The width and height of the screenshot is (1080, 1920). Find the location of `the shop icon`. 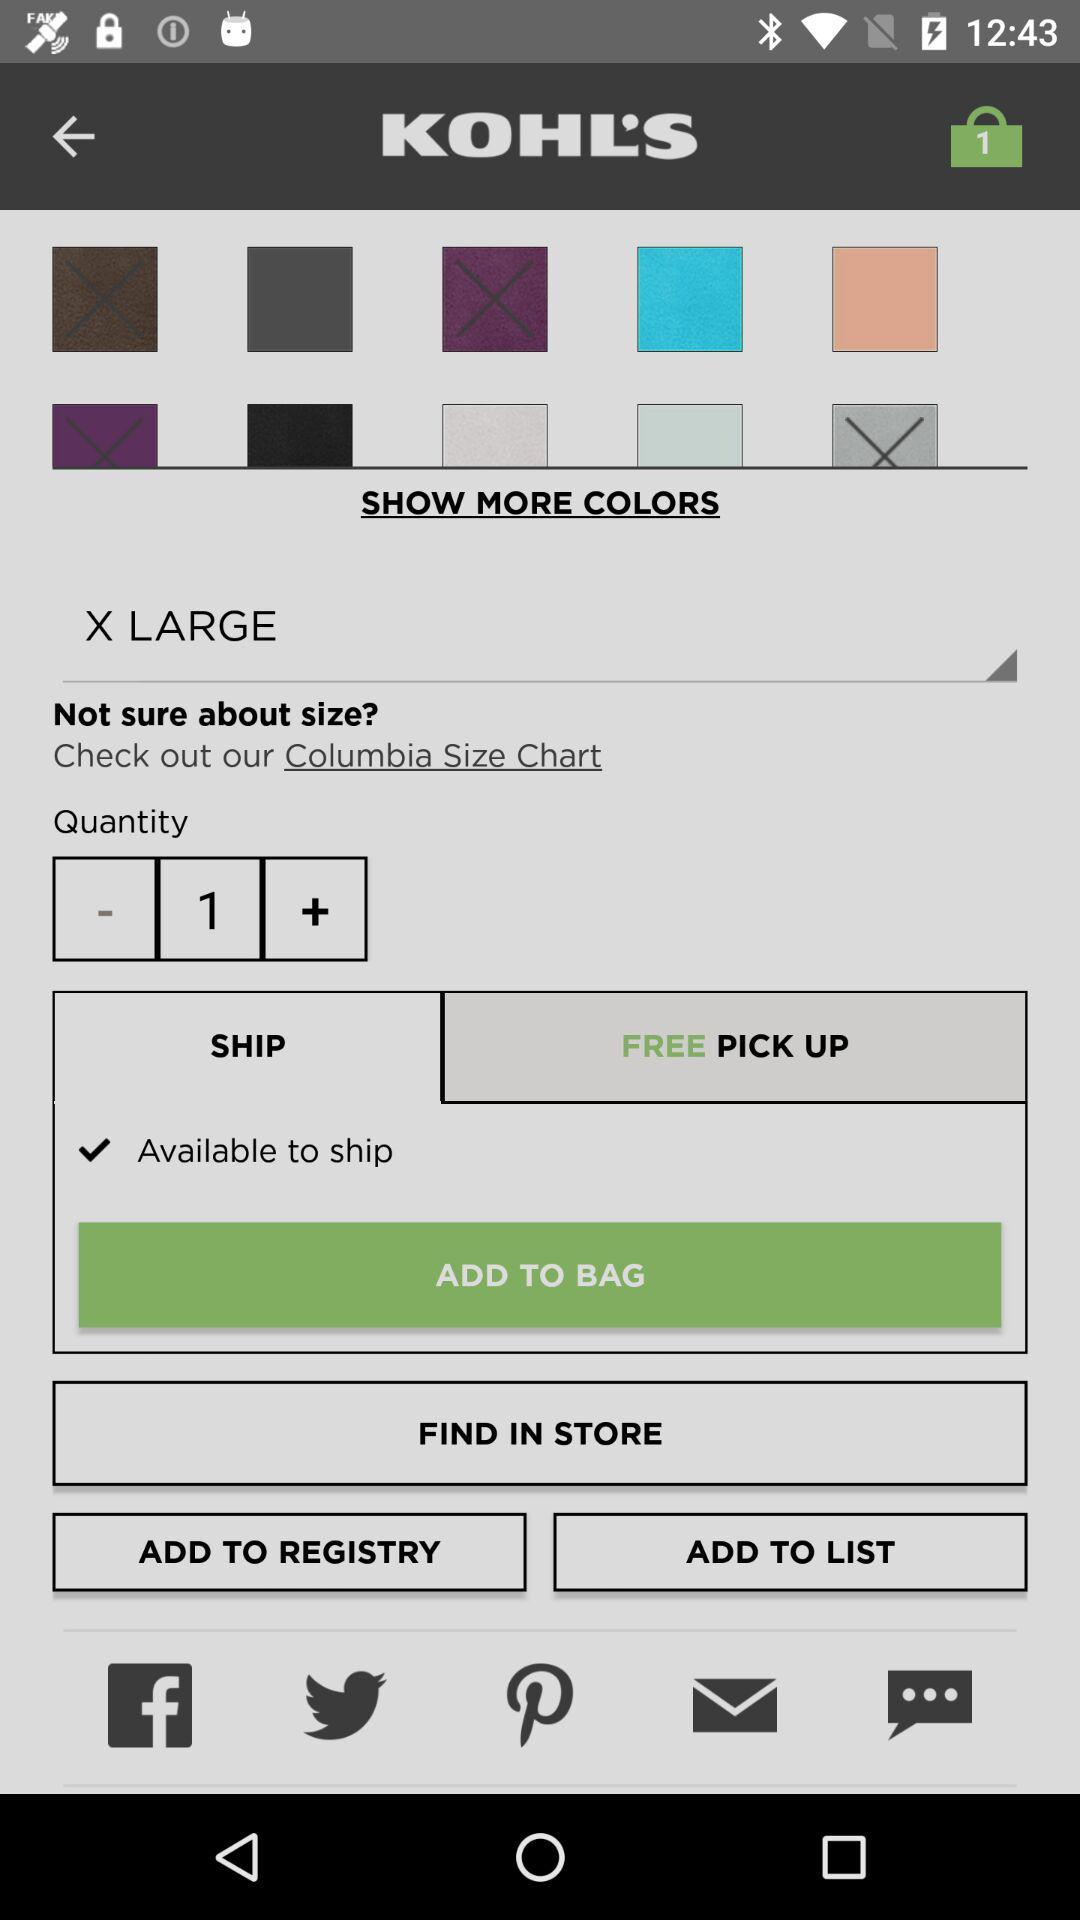

the shop icon is located at coordinates (980, 135).